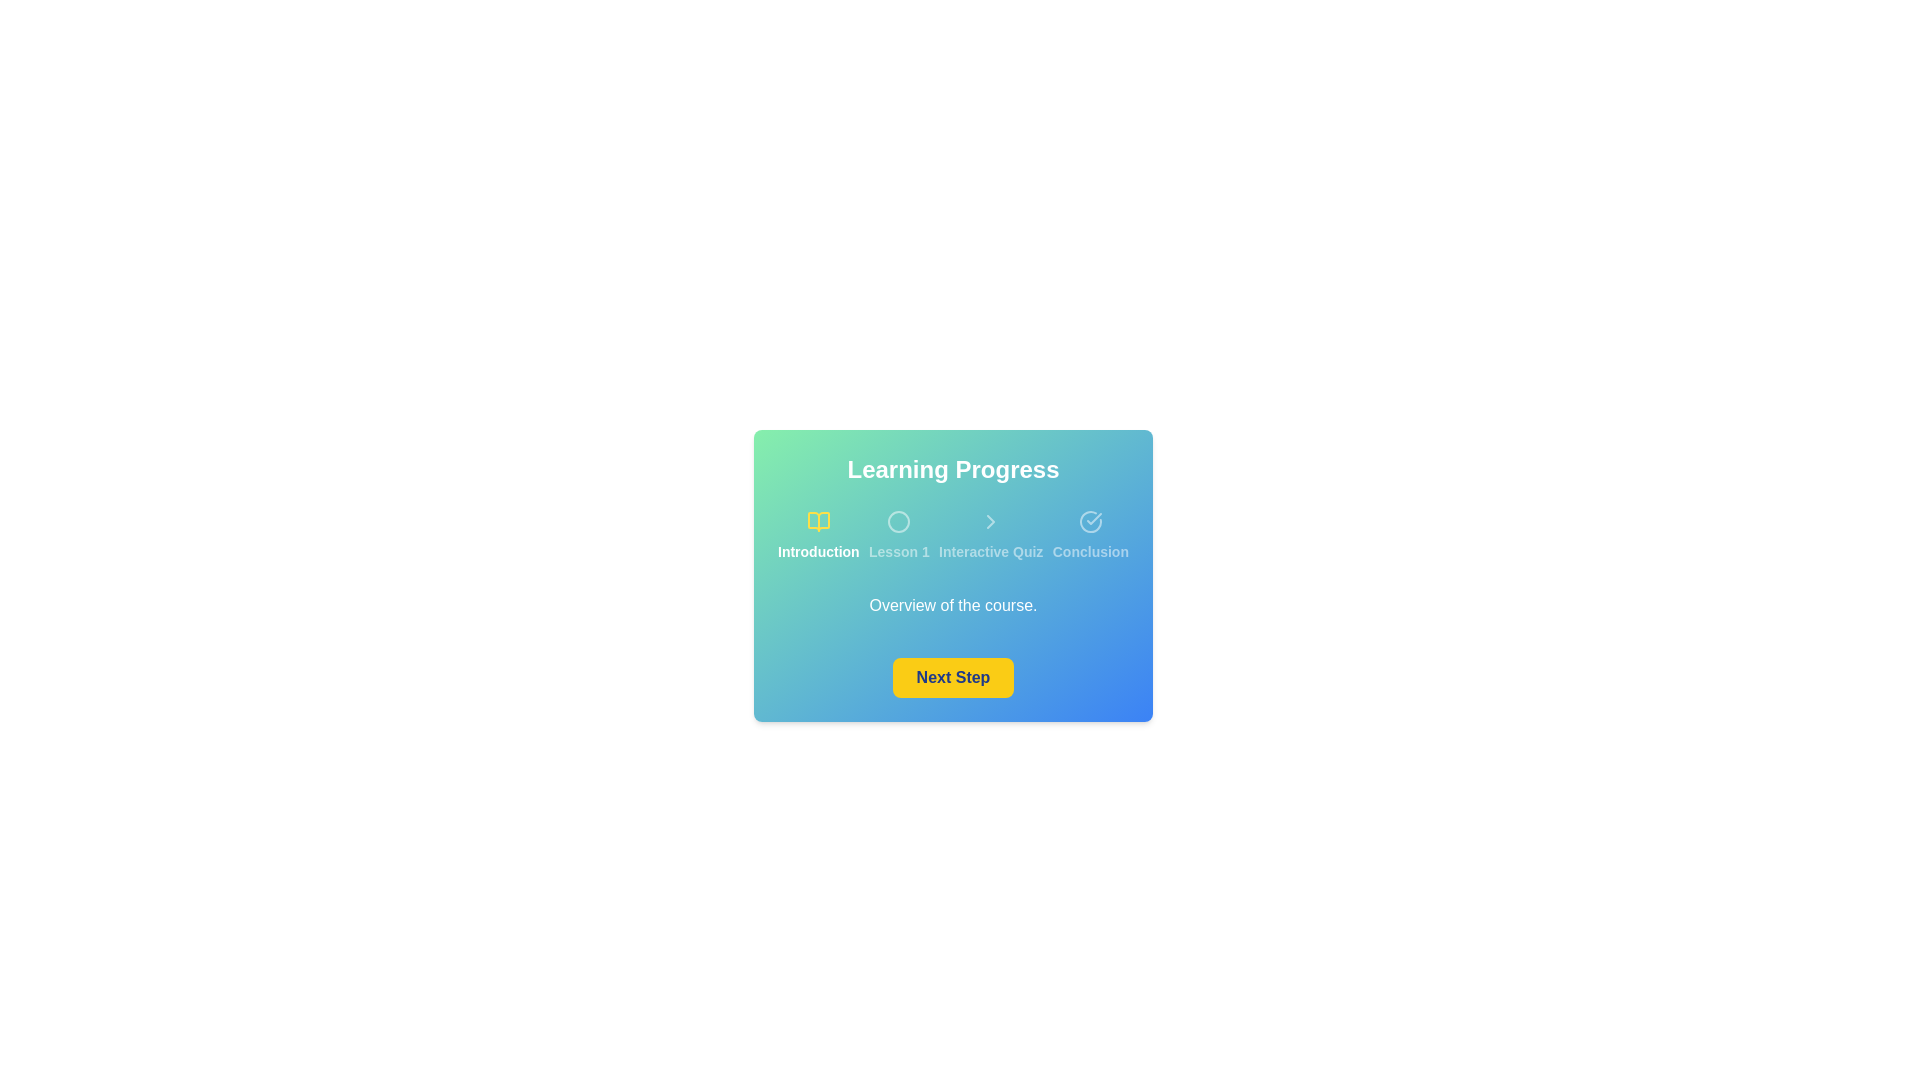  Describe the element at coordinates (897, 535) in the screenshot. I see `the second Progression step indicator labeled 'Lesson 1' located within the 'Learning Progress' section` at that location.